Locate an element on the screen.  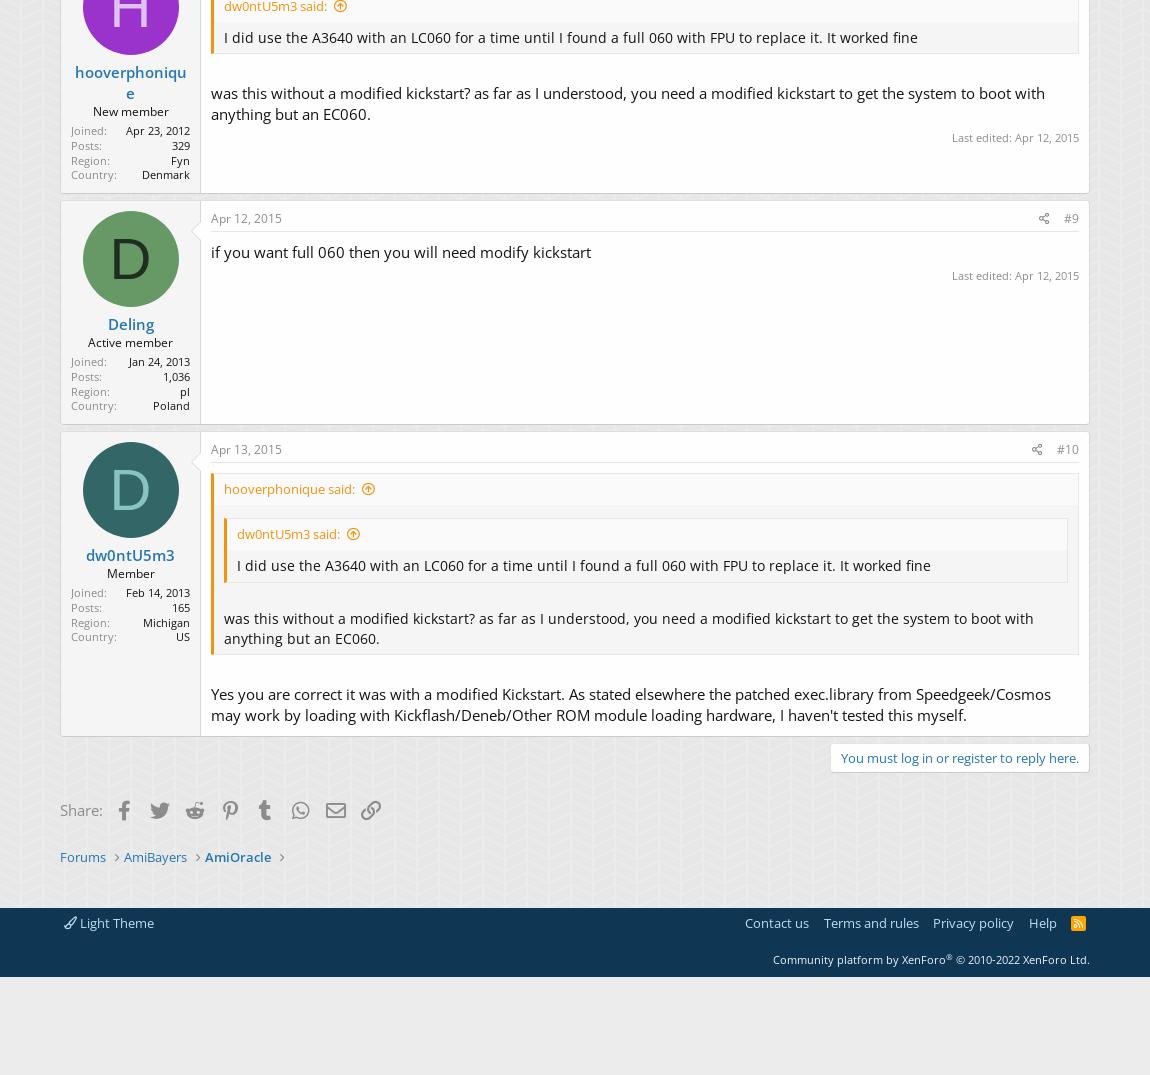
'#9' is located at coordinates (1071, 216).